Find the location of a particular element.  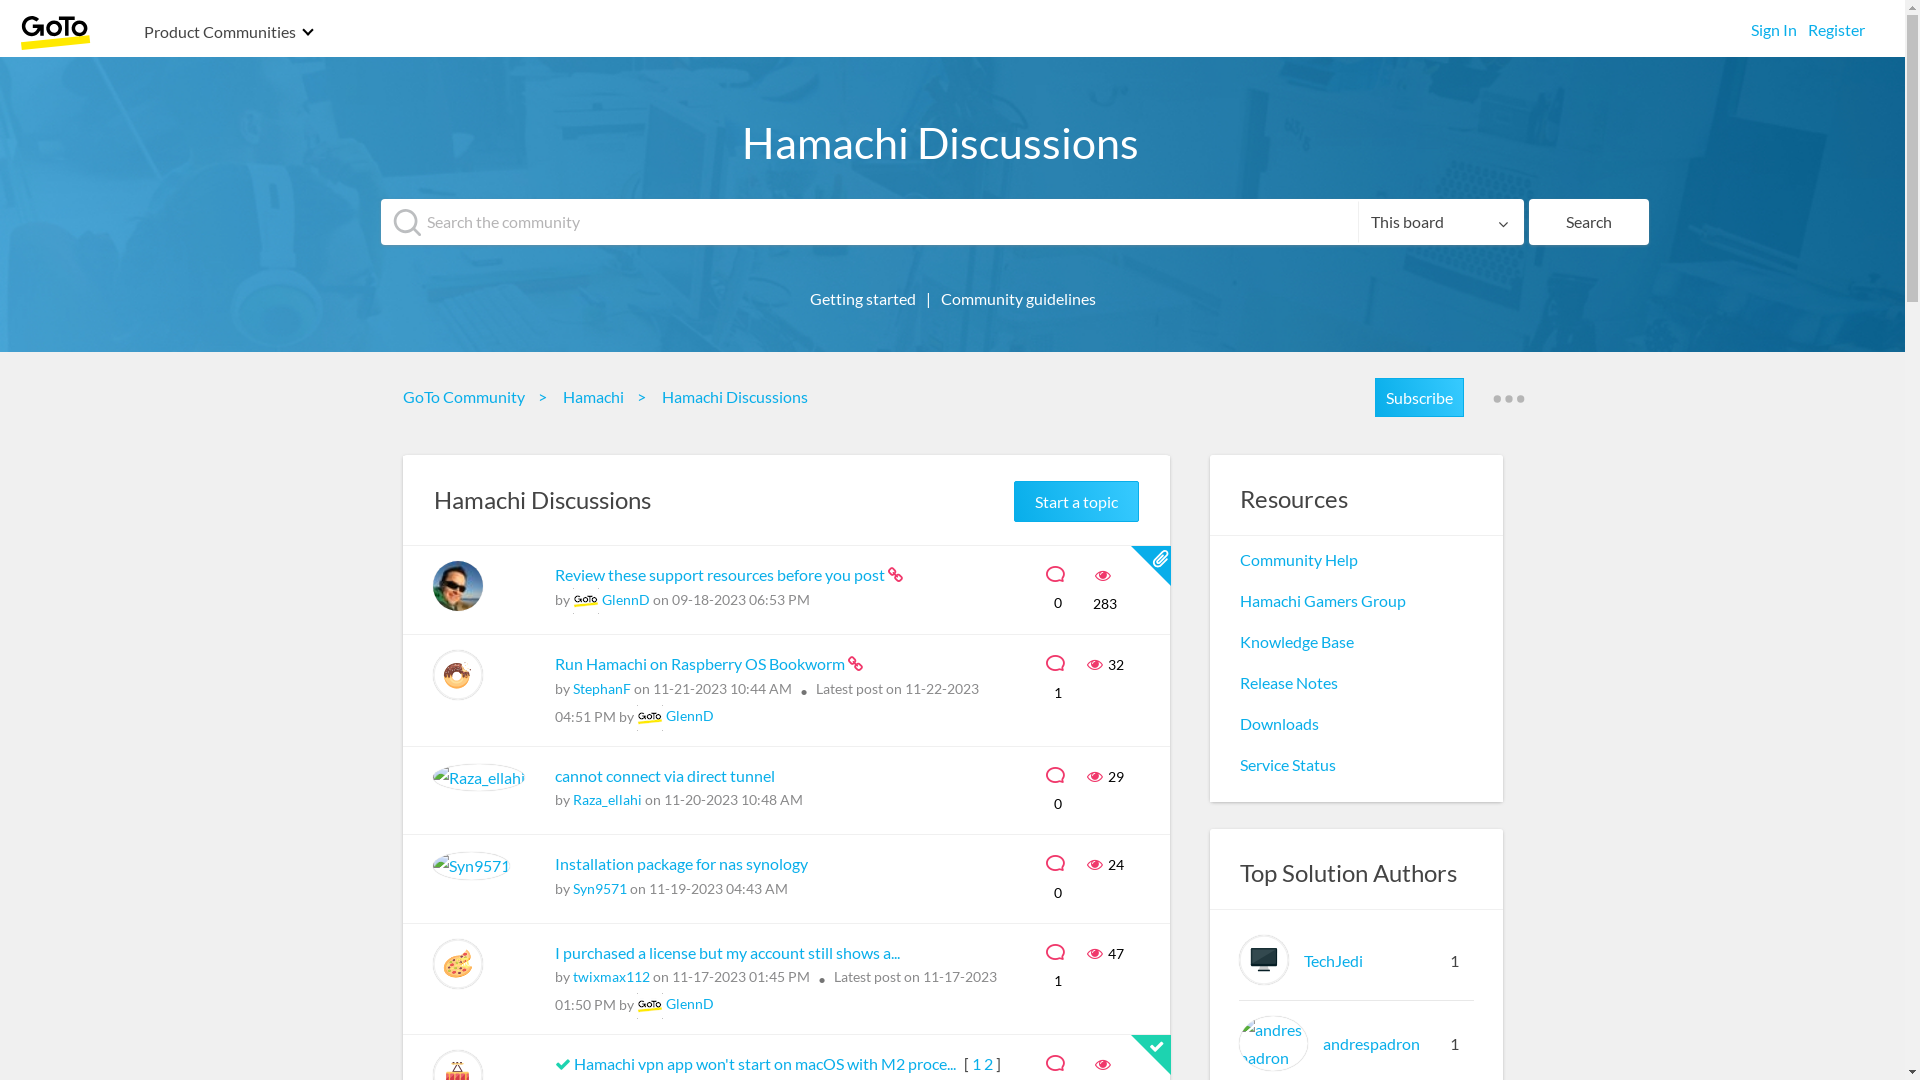

'Review these support resources before you post' is located at coordinates (720, 574).